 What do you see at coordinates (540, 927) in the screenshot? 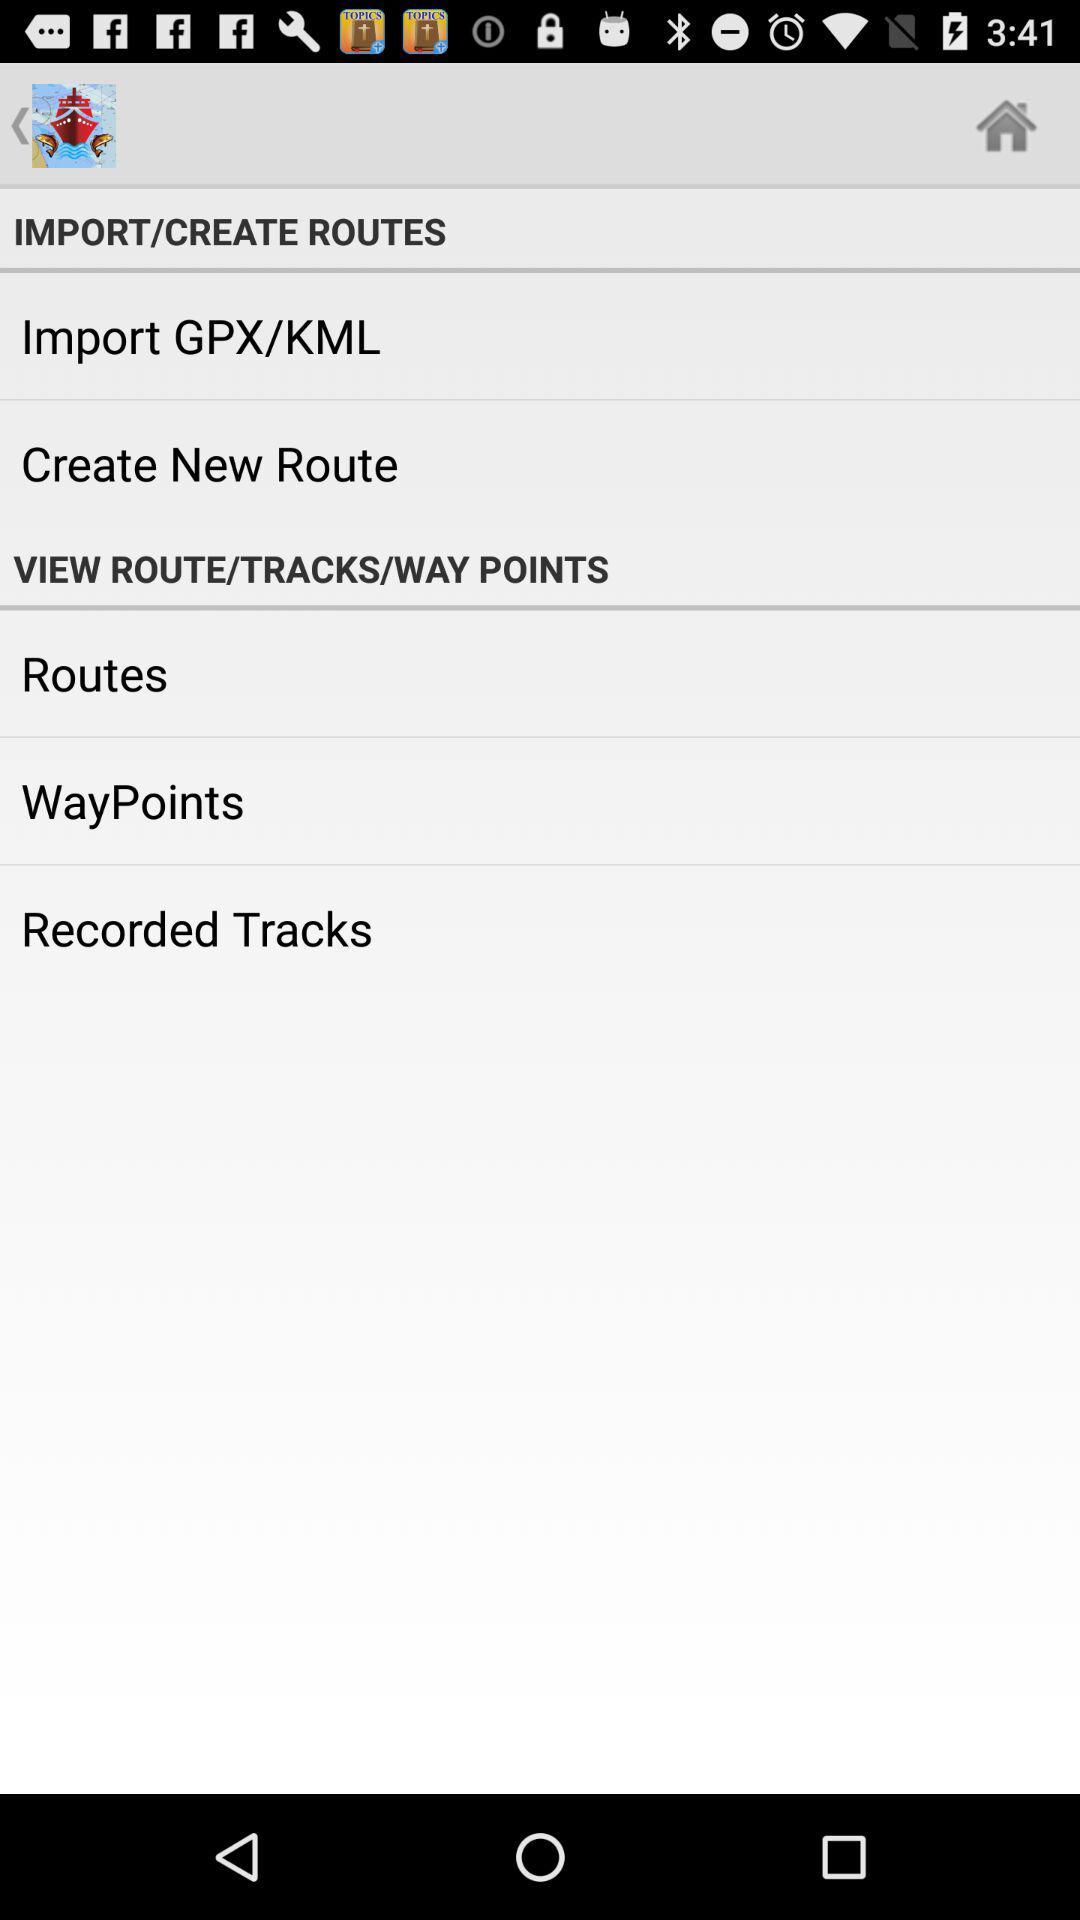
I see `the recorded tracks app` at bounding box center [540, 927].